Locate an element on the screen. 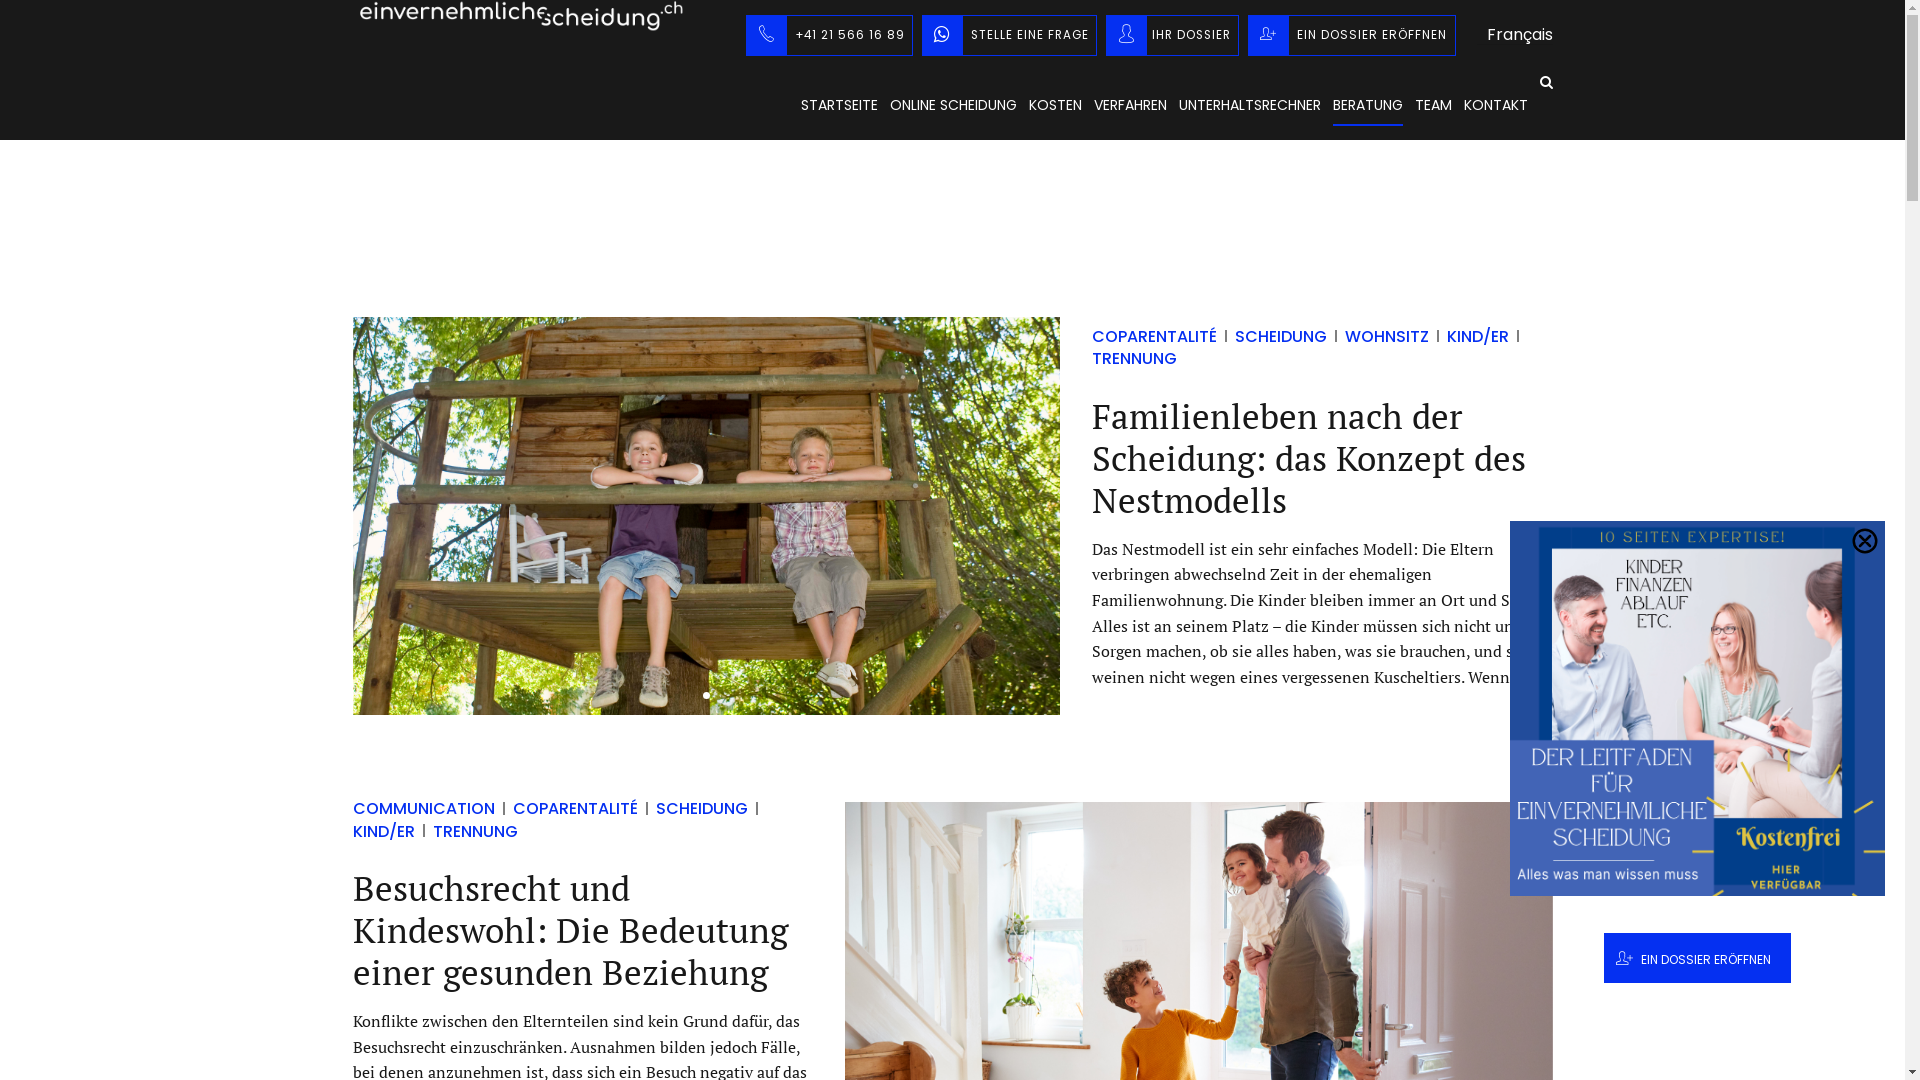 Image resolution: width=1920 pixels, height=1080 pixels. 'STARTSEITE' is located at coordinates (838, 104).